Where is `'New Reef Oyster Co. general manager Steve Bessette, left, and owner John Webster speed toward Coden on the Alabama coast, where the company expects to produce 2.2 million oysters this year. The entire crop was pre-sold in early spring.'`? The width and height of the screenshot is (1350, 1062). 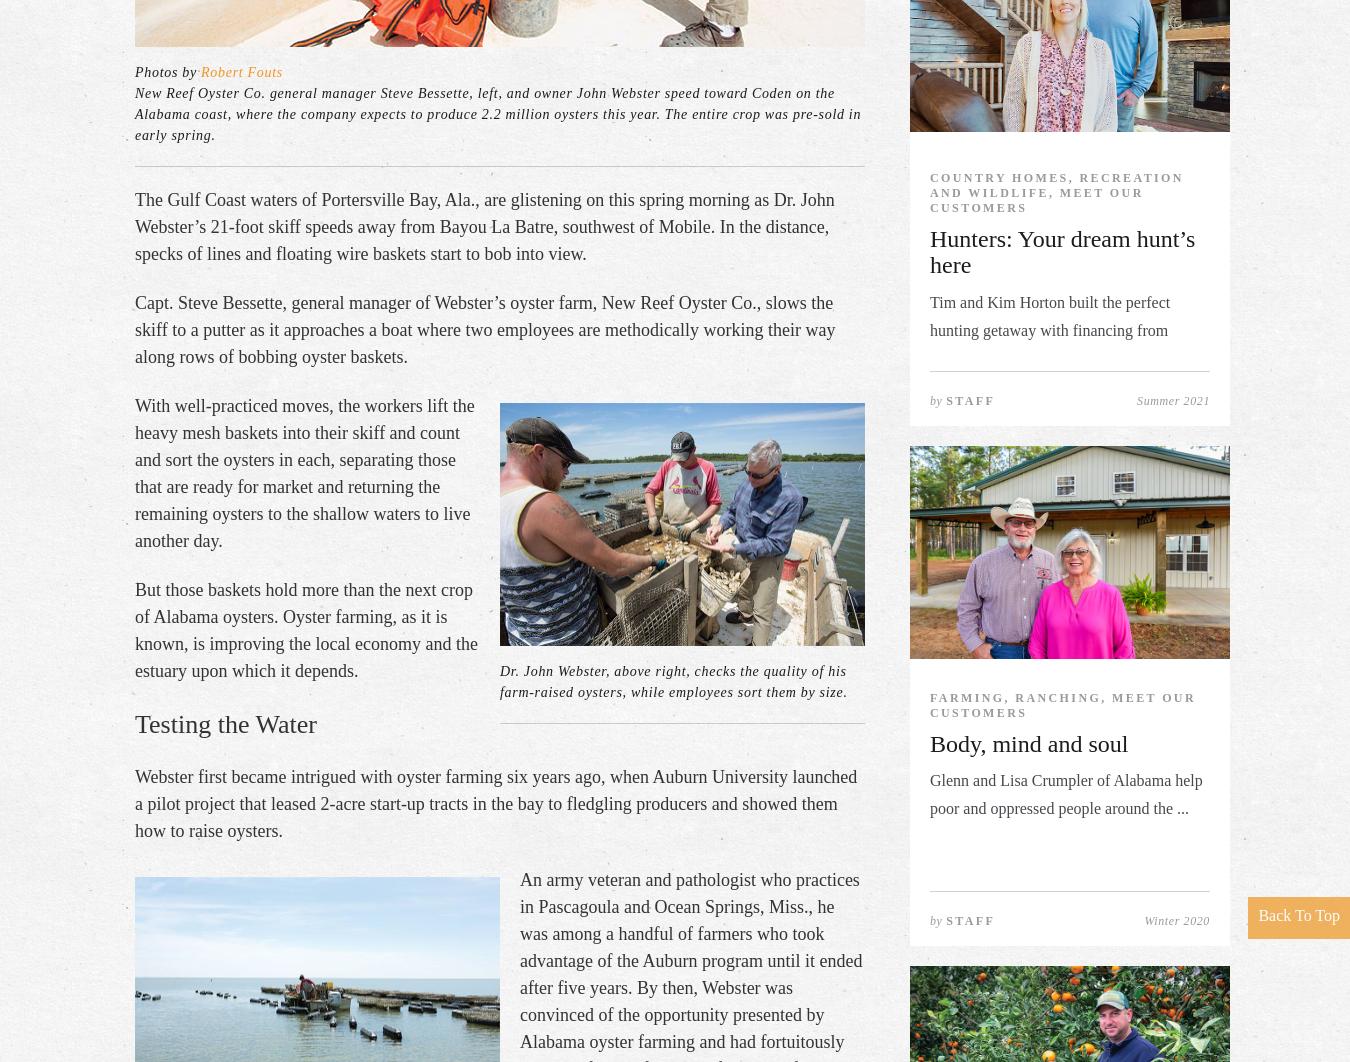
'New Reef Oyster Co. general manager Steve Bessette, left, and owner John Webster speed toward Coden on the Alabama coast, where the company expects to produce 2.2 million oysters this year. The entire crop was pre-sold in early spring.' is located at coordinates (497, 113).